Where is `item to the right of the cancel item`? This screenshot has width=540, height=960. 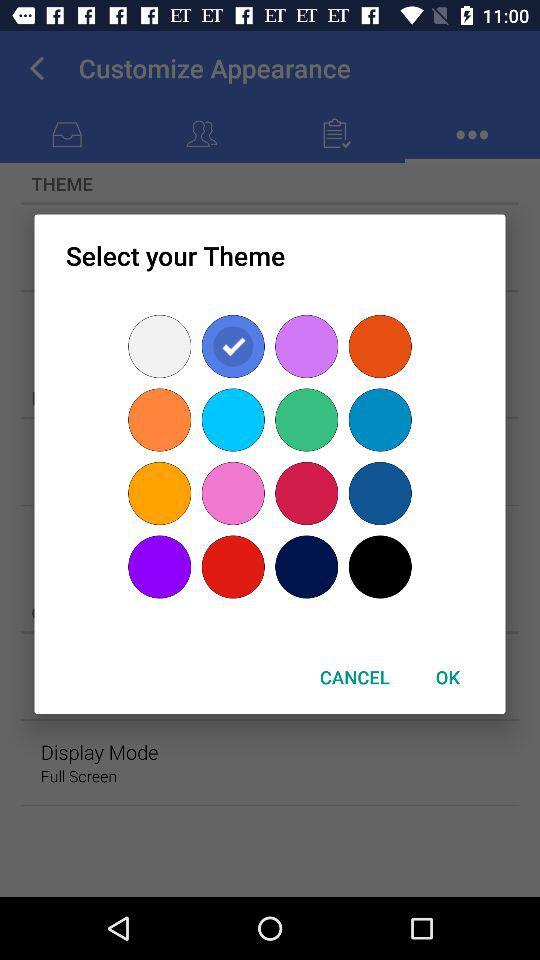
item to the right of the cancel item is located at coordinates (447, 677).